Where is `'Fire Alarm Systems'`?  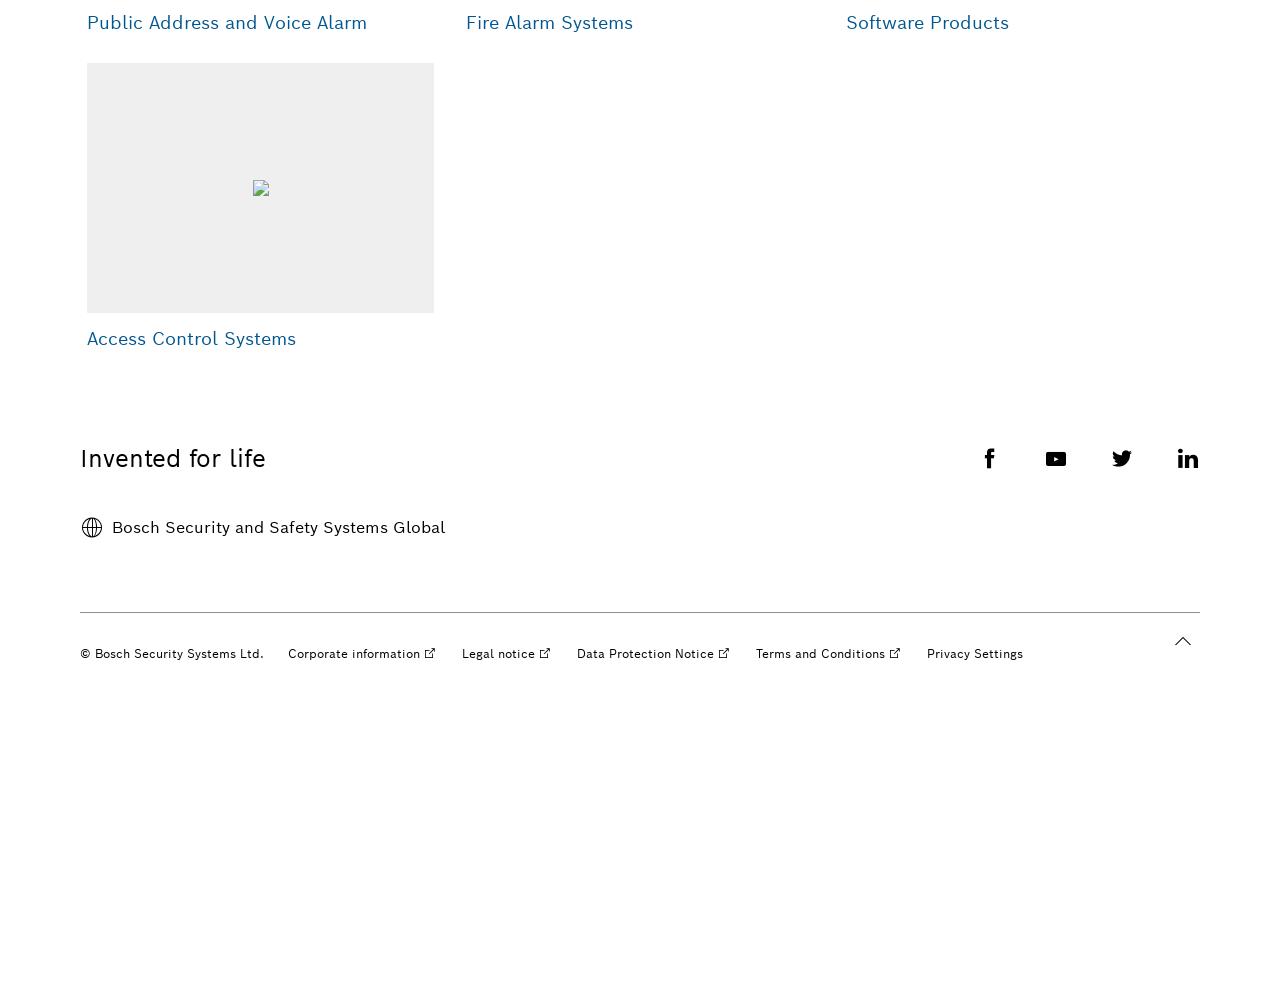
'Fire Alarm Systems' is located at coordinates (549, 21).